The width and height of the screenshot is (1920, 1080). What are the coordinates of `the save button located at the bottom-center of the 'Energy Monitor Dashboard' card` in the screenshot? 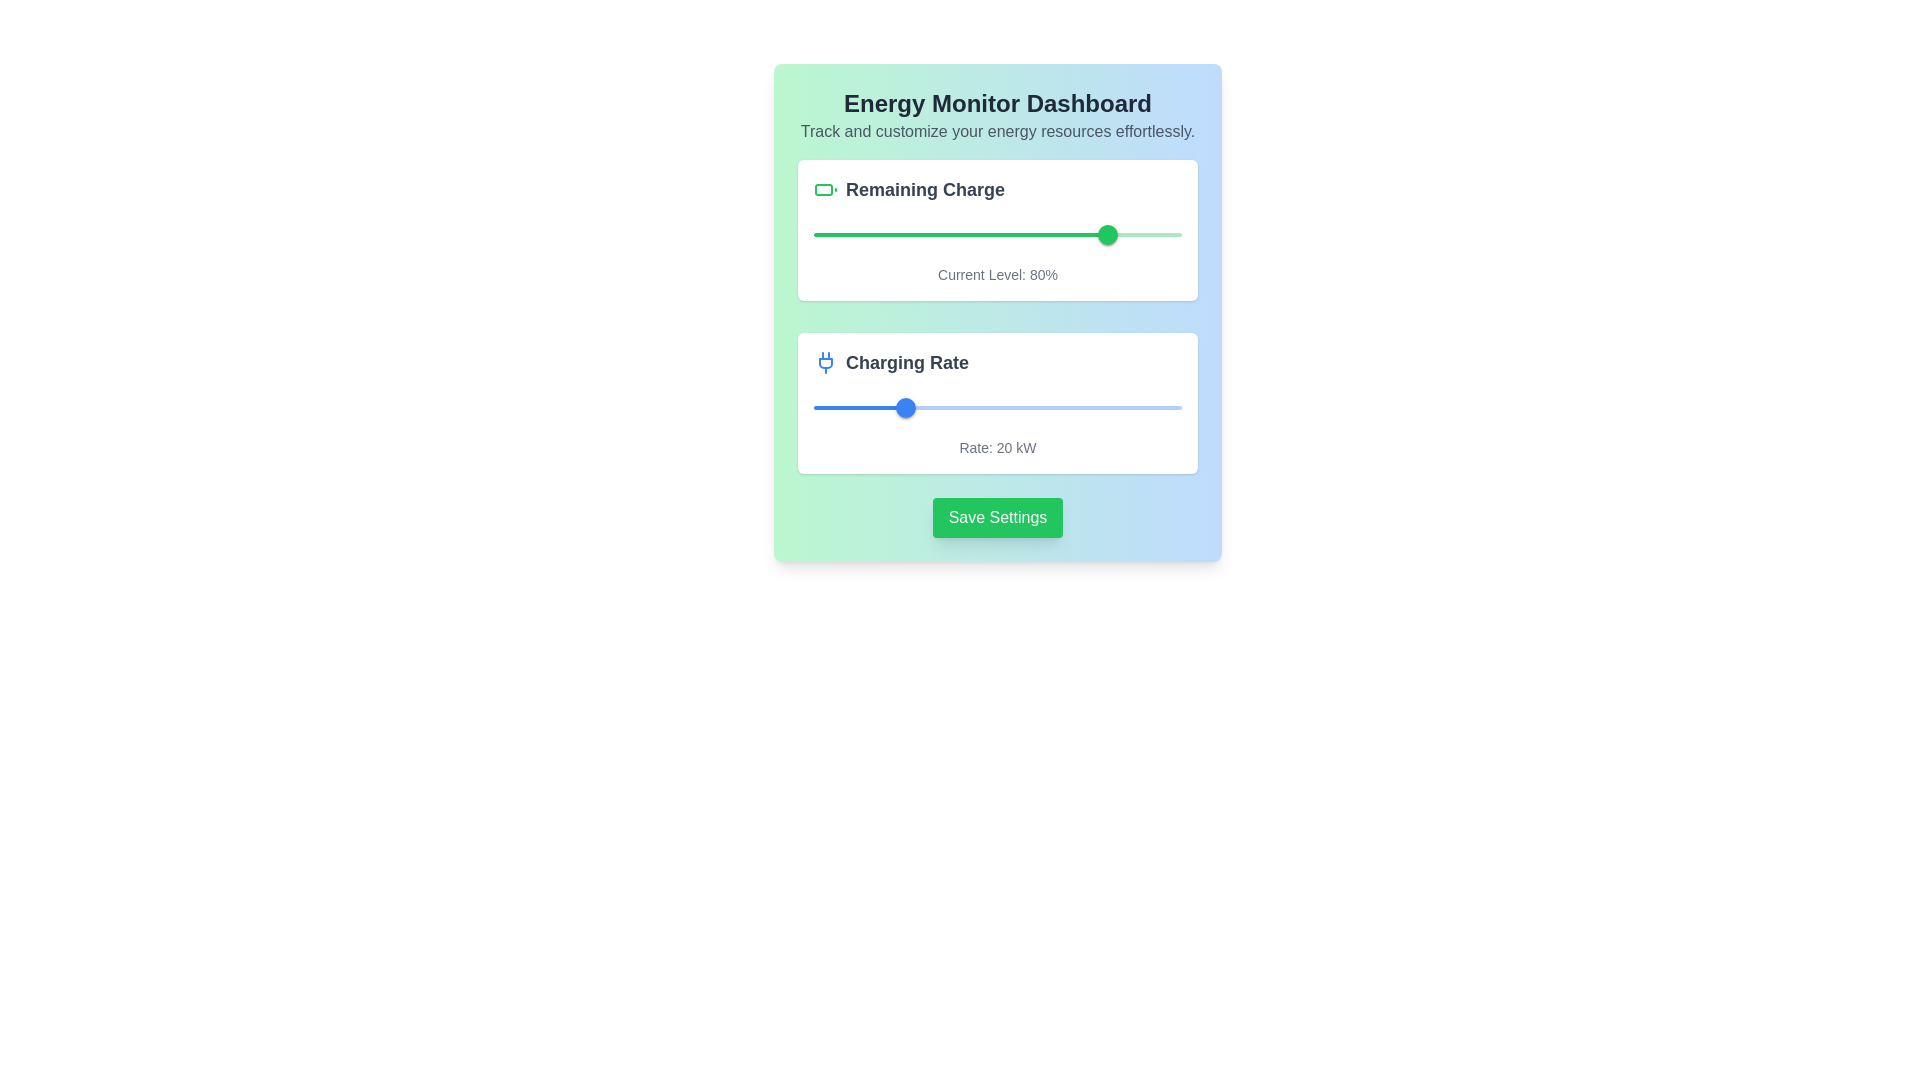 It's located at (998, 516).